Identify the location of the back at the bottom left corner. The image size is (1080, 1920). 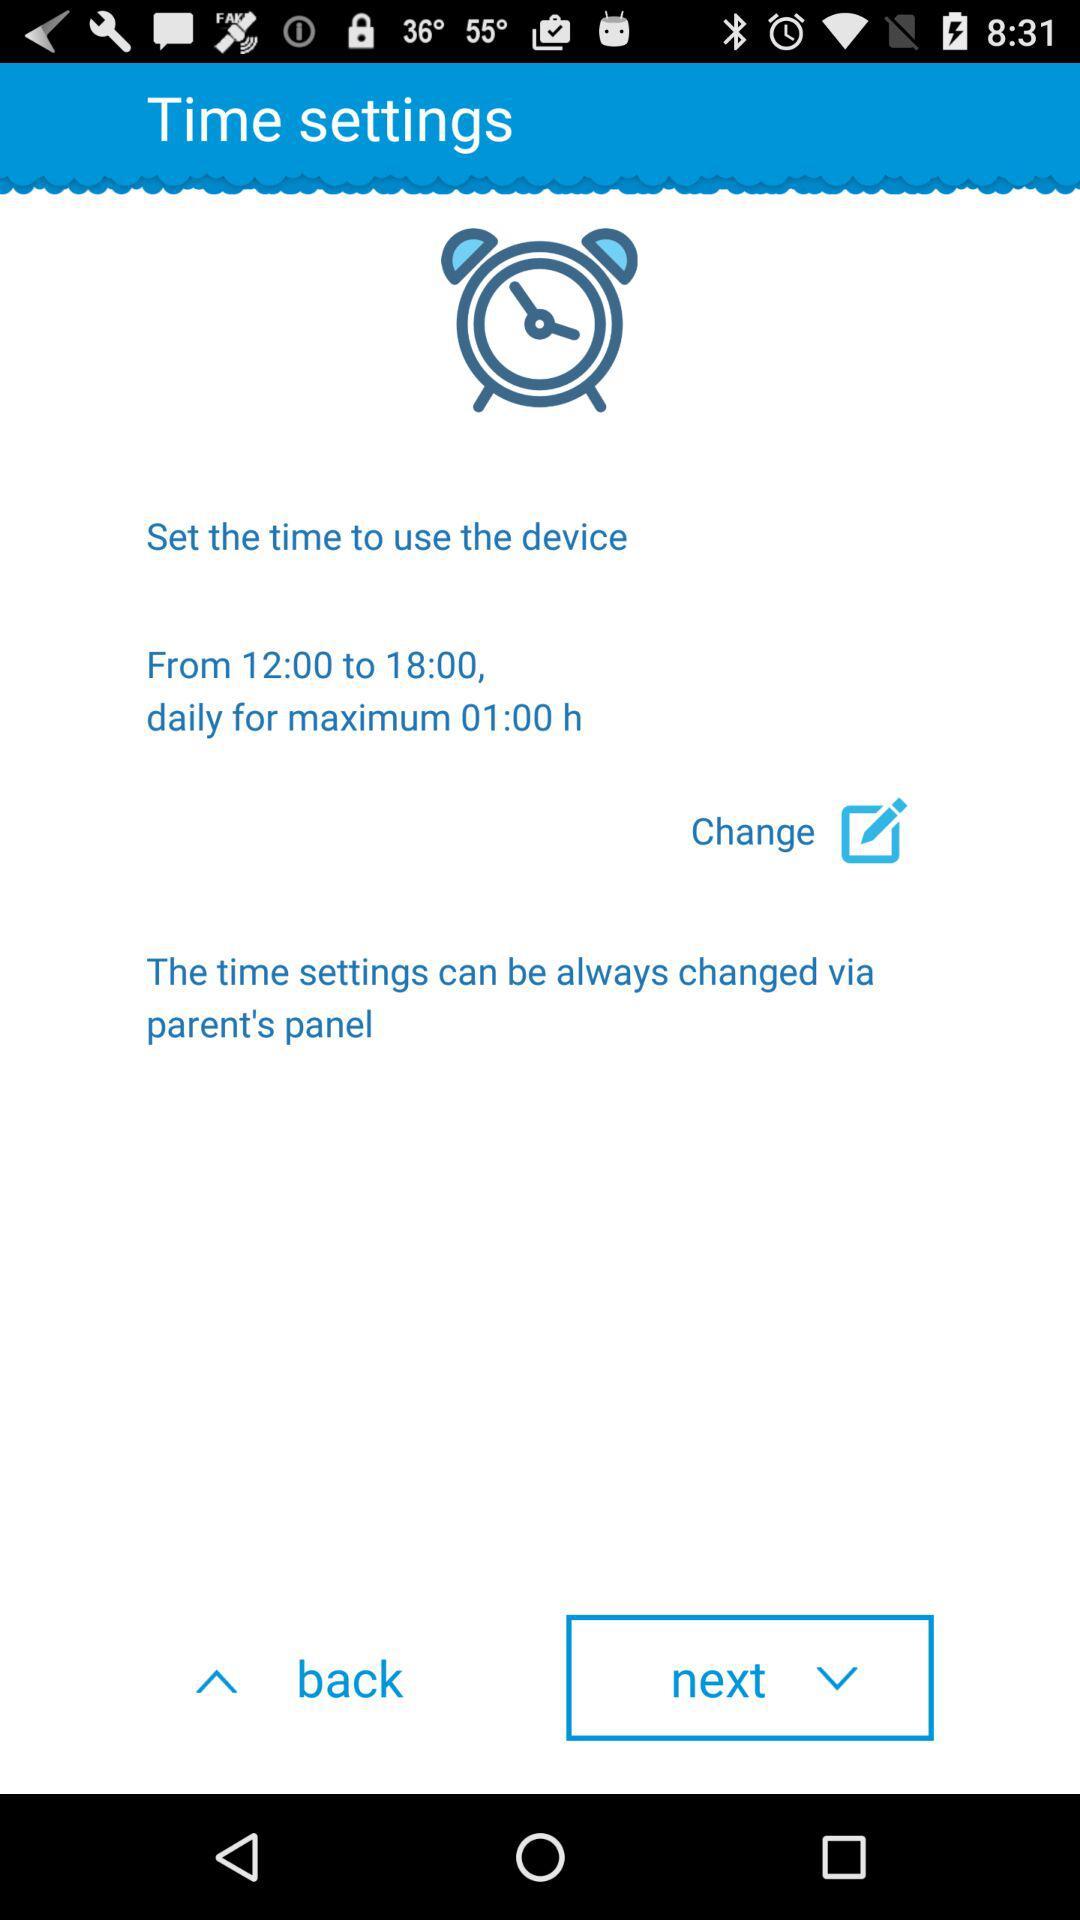
(329, 1677).